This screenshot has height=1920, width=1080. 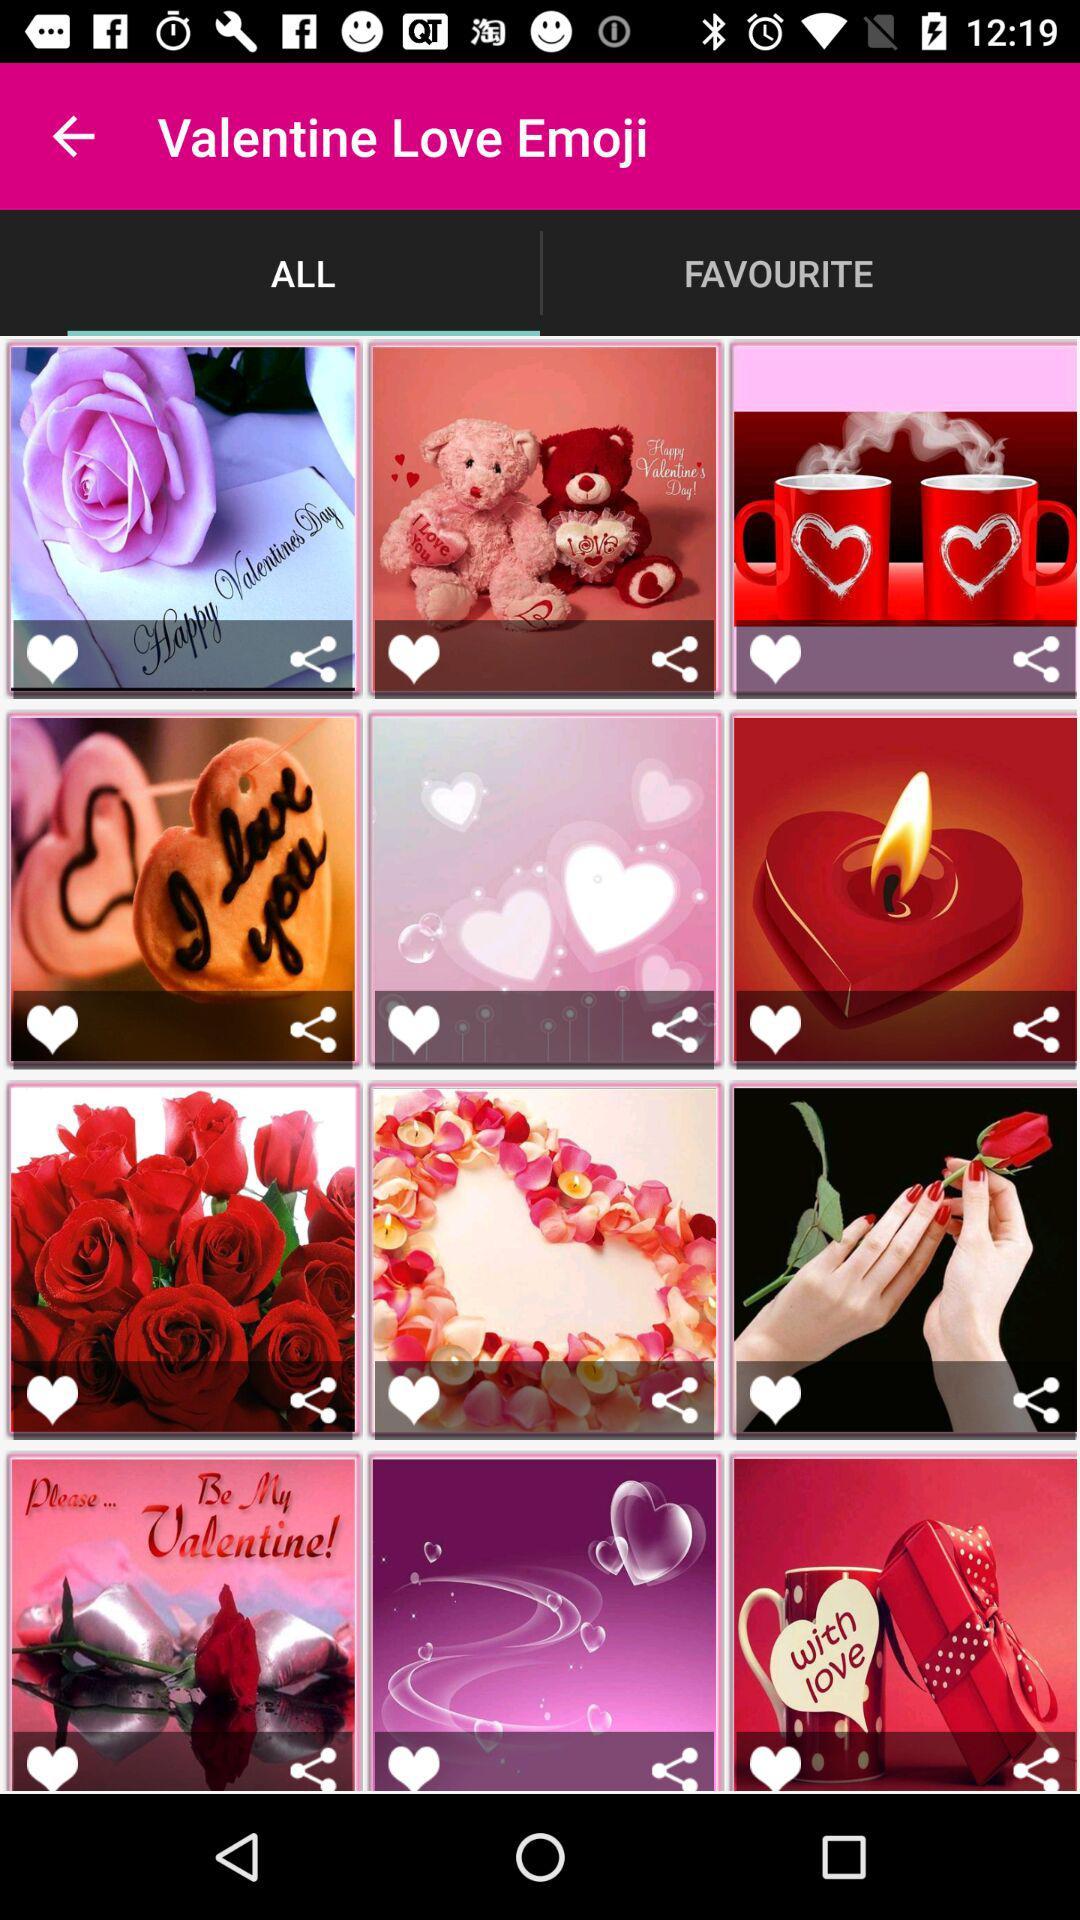 I want to click on share options, so click(x=675, y=1029).